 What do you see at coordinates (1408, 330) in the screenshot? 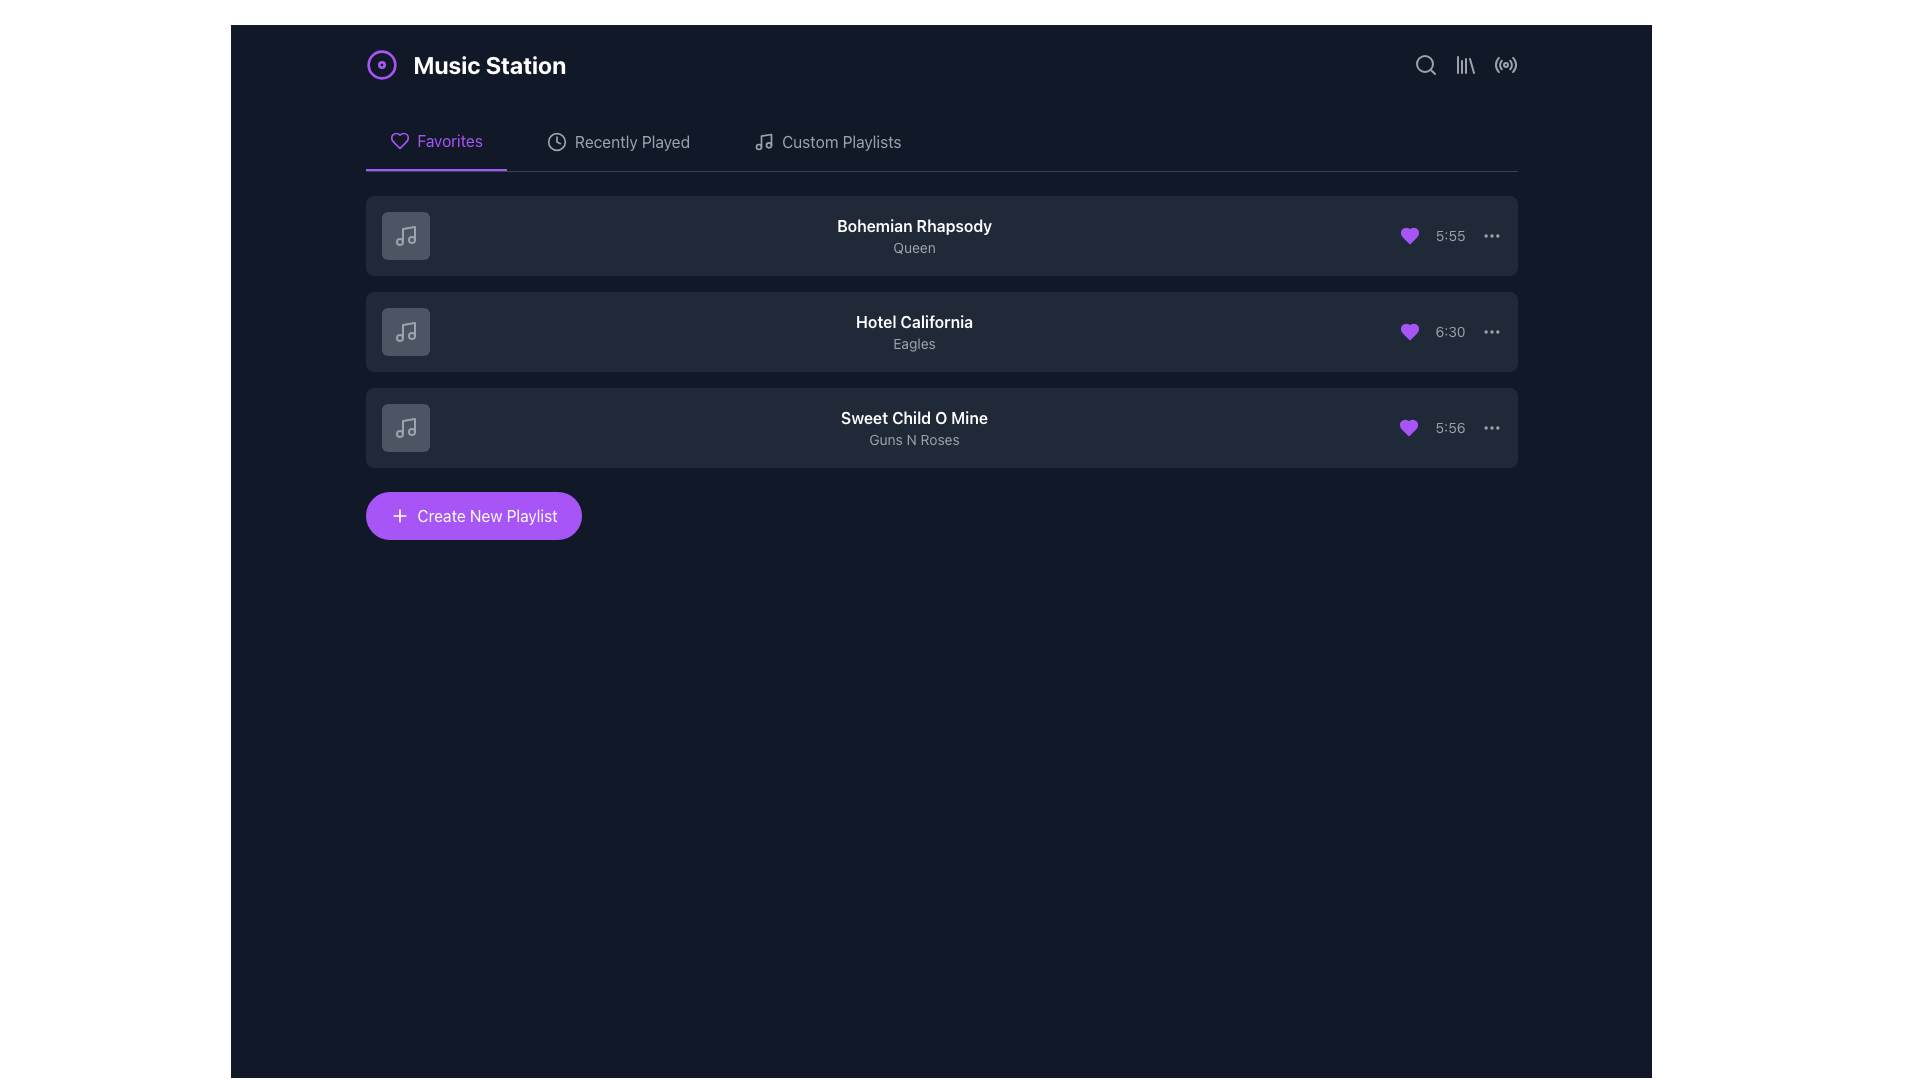
I see `the heart-shaped favoriting indicator located within the second list item in the 'Favorites' tab section` at bounding box center [1408, 330].